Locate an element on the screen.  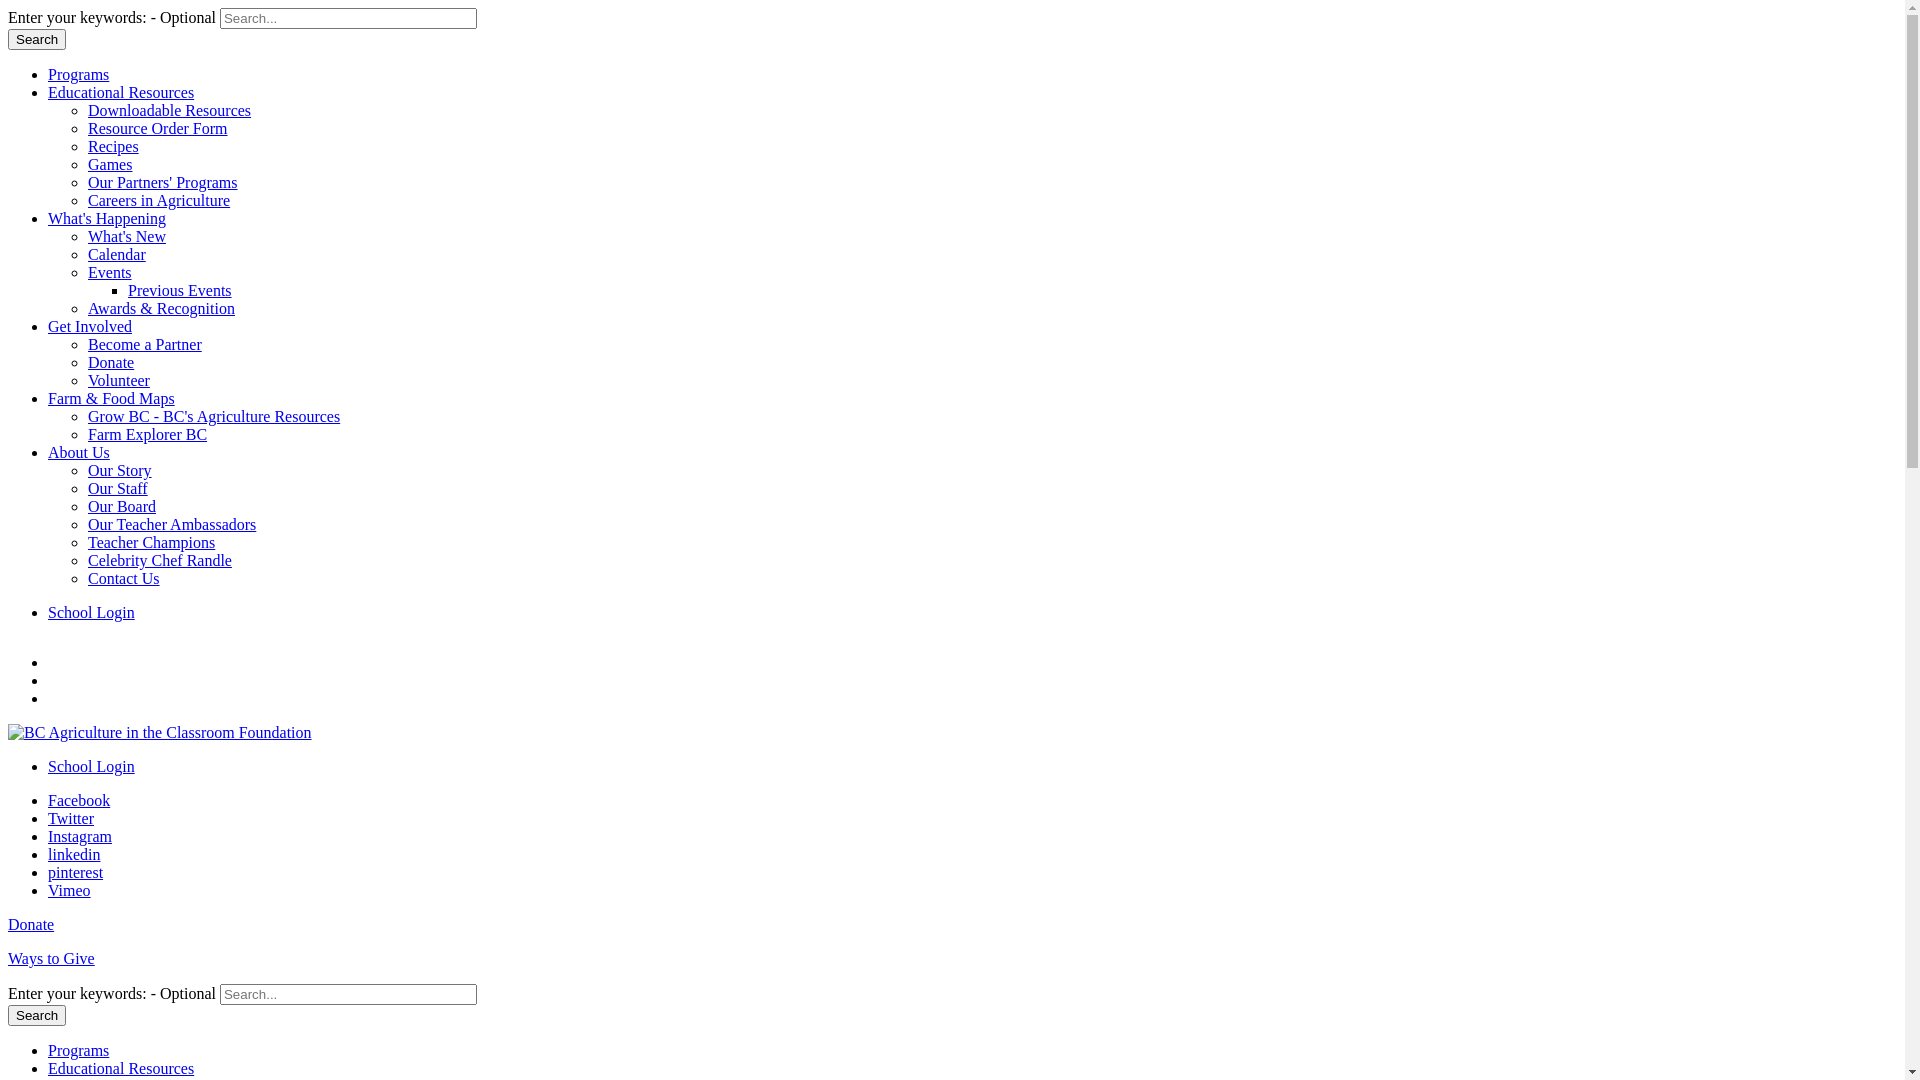
'Donate' is located at coordinates (109, 362).